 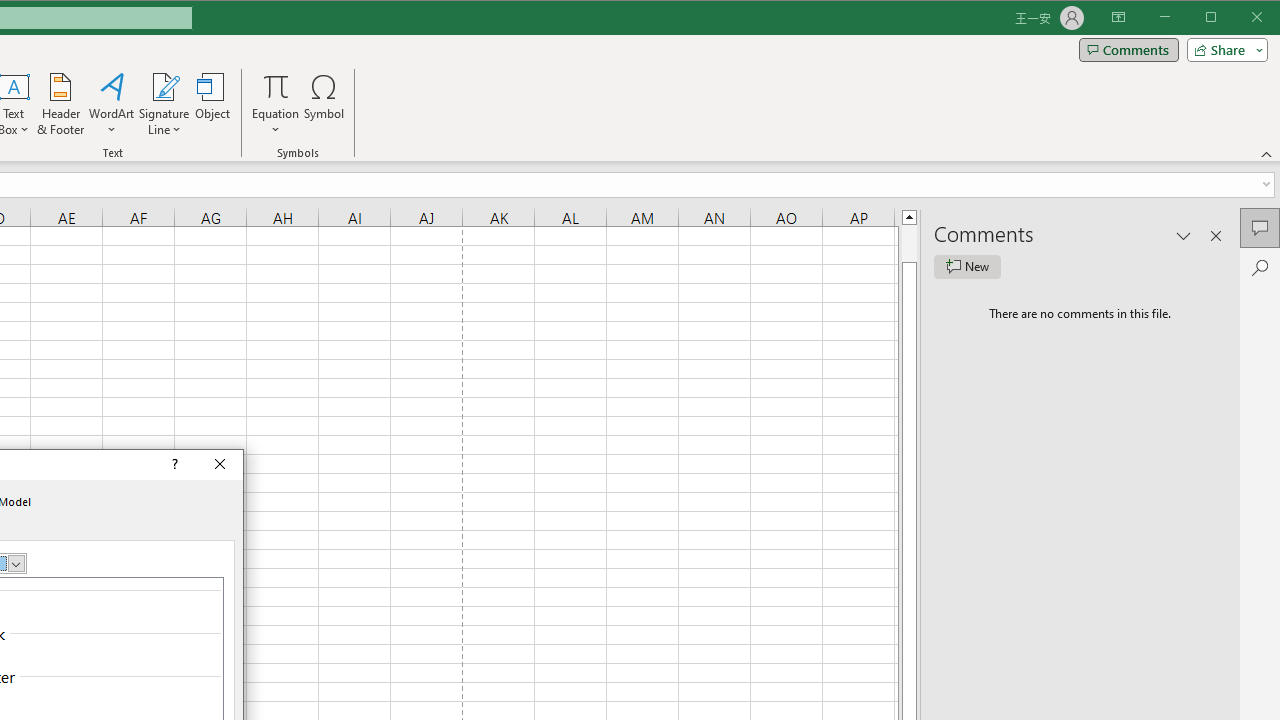 What do you see at coordinates (908, 242) in the screenshot?
I see `'Page up'` at bounding box center [908, 242].